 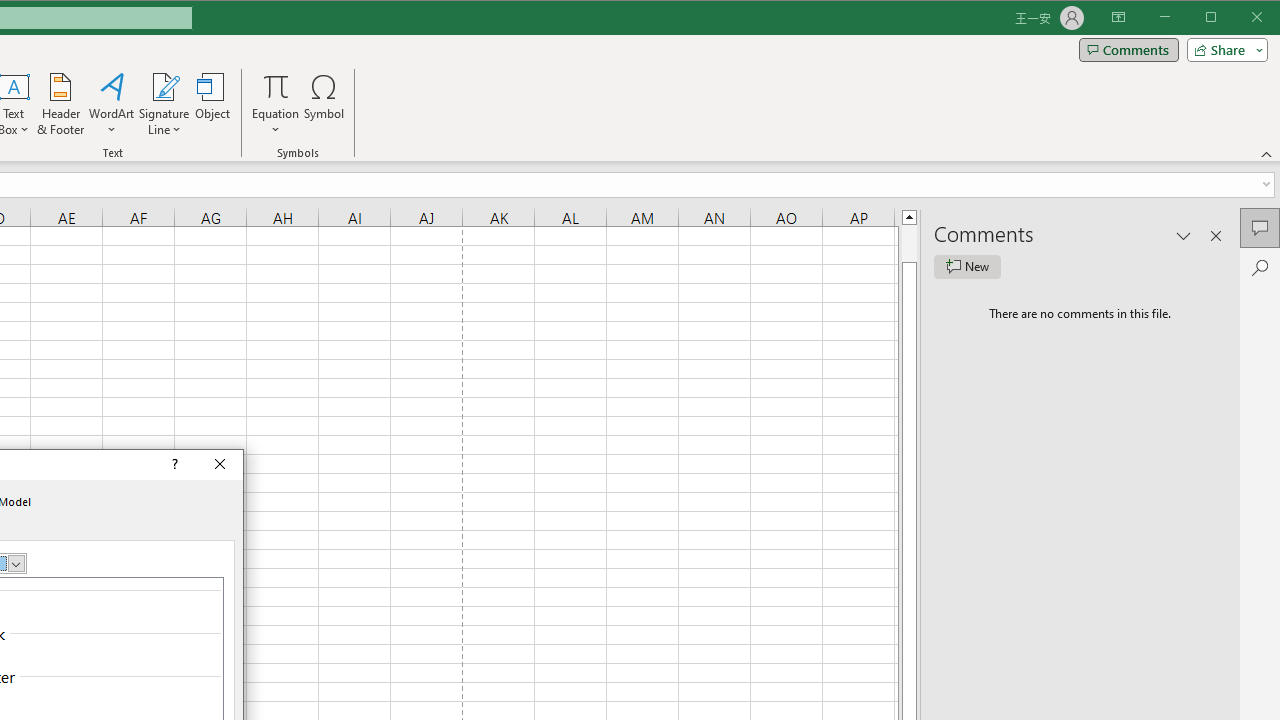 What do you see at coordinates (908, 242) in the screenshot?
I see `'Page up'` at bounding box center [908, 242].